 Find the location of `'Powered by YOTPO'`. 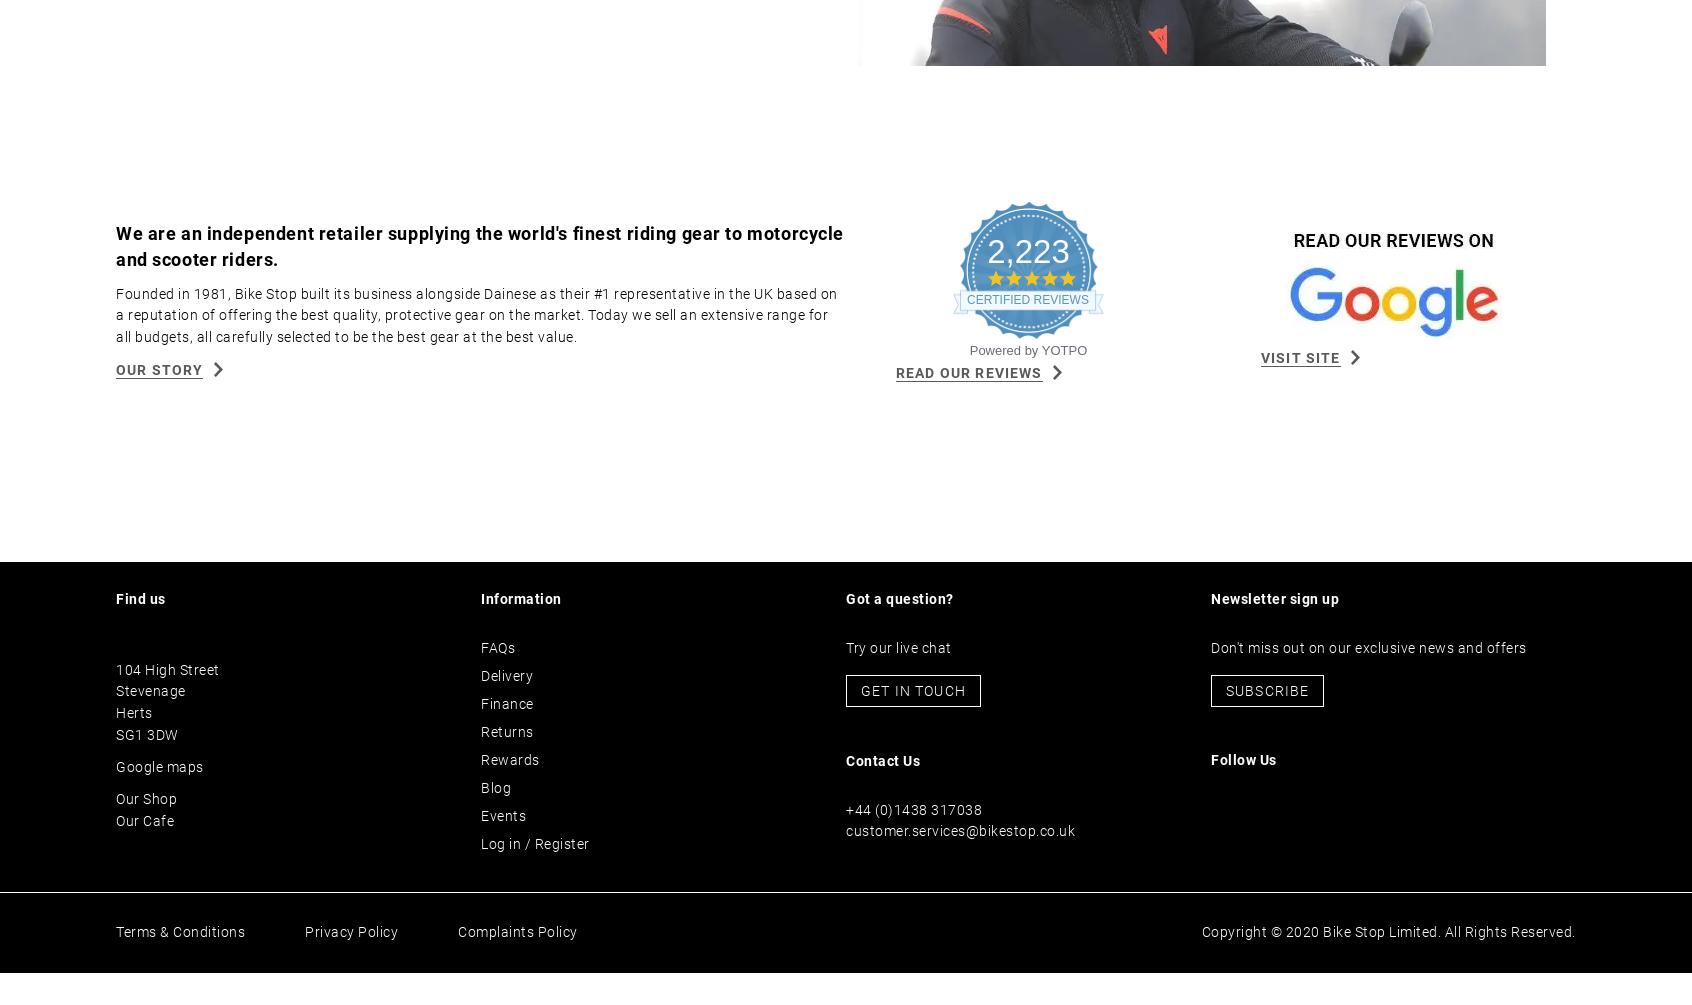

'Powered by YOTPO' is located at coordinates (1027, 383).